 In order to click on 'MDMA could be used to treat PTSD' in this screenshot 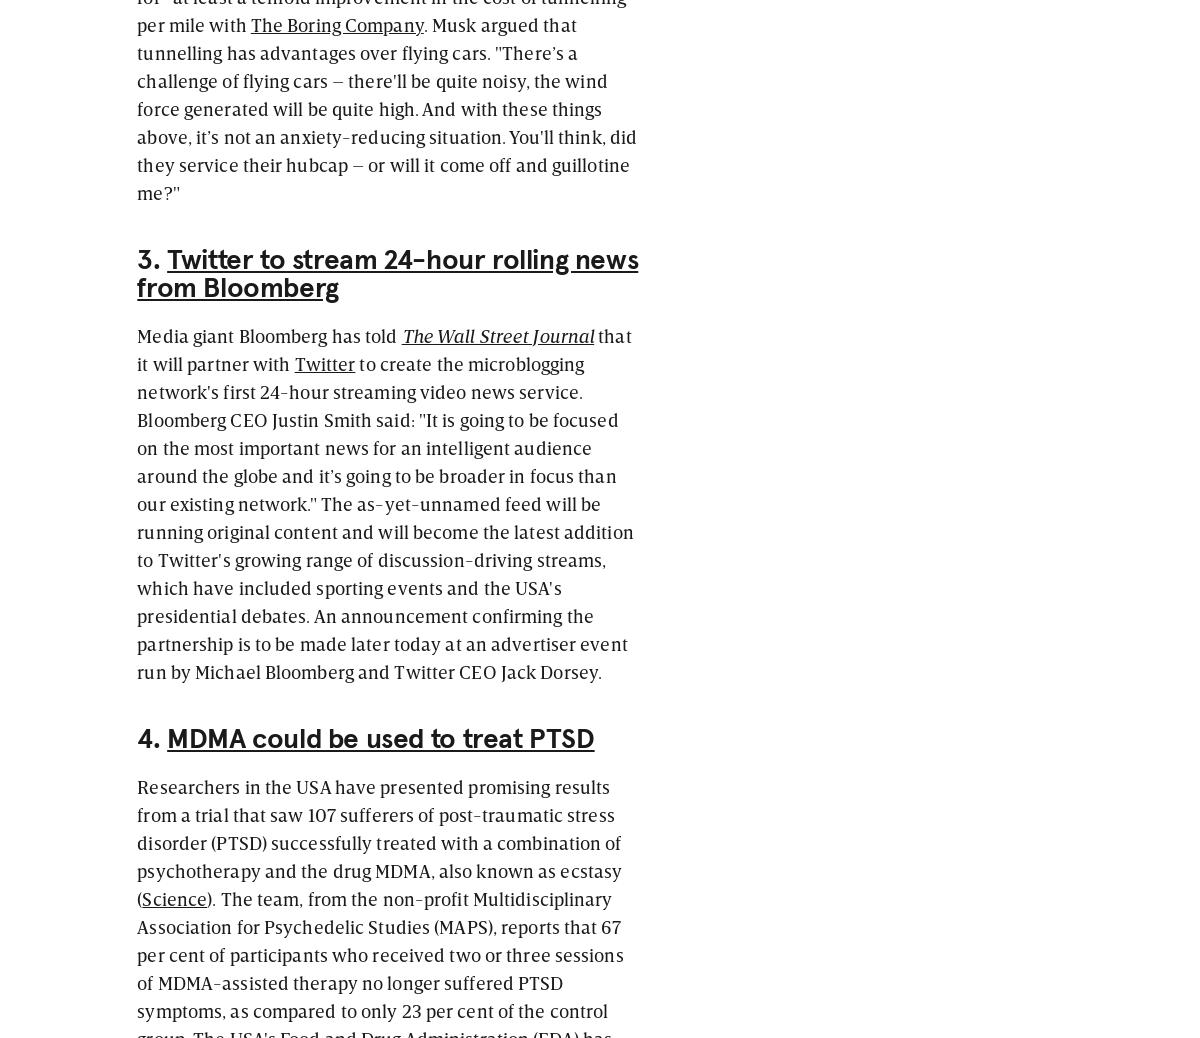, I will do `click(166, 737)`.